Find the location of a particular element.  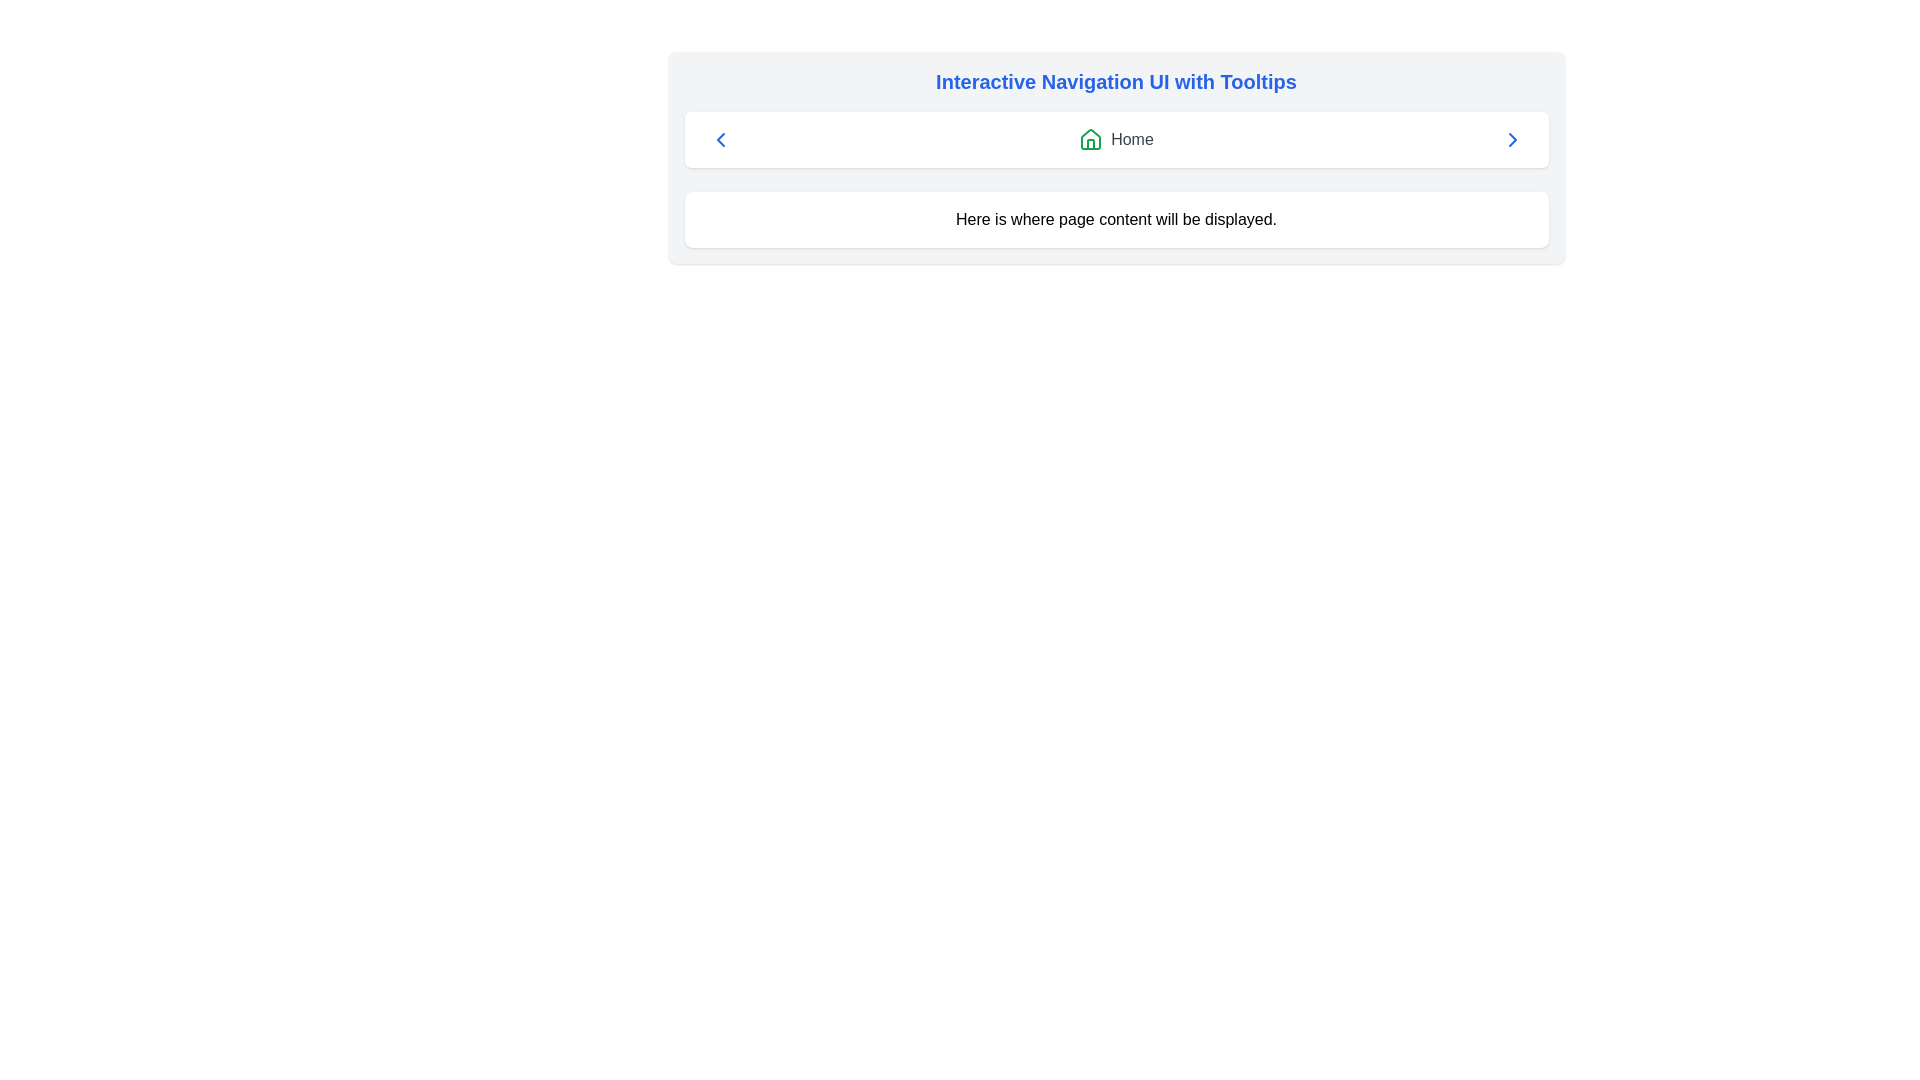

the blue chevron-left SVG icon within the 'Previous' button in the navigation bar at the top of the interface is located at coordinates (720, 138).